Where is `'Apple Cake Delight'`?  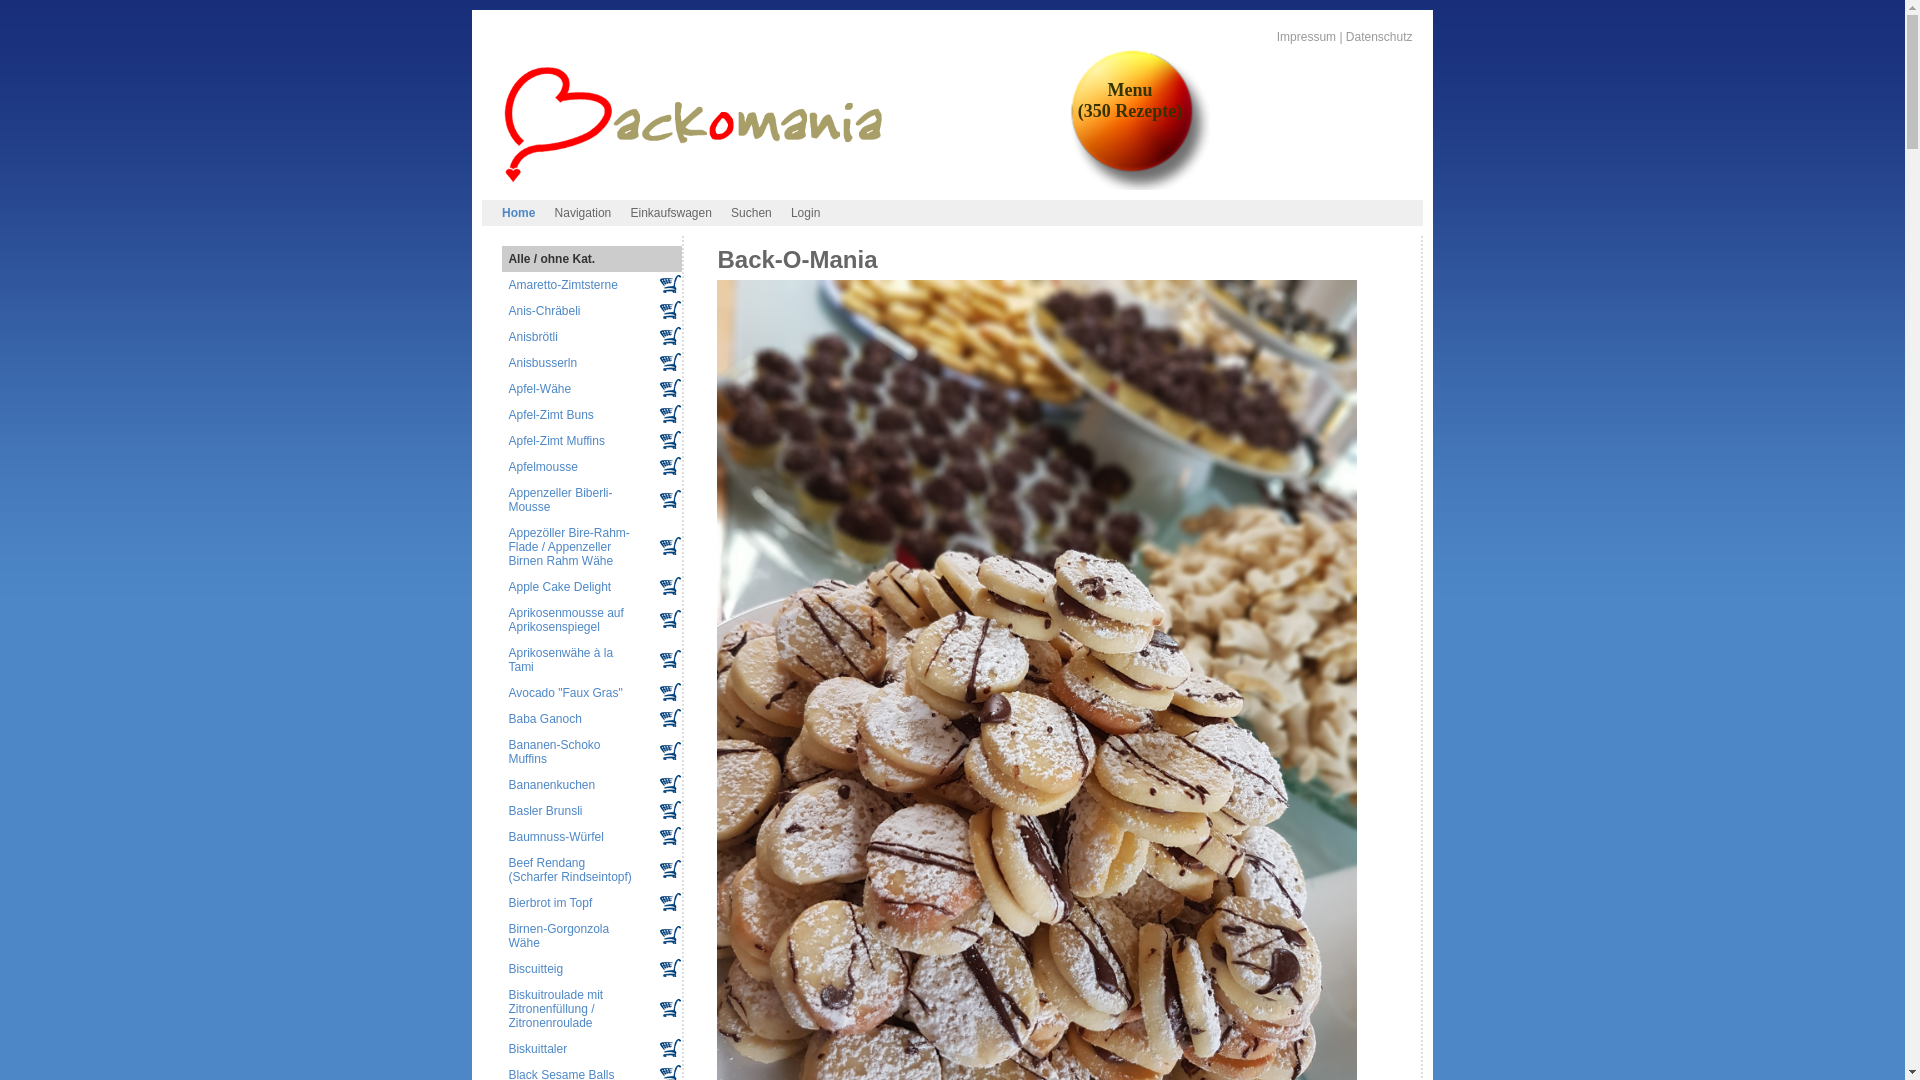
'Apple Cake Delight' is located at coordinates (508, 585).